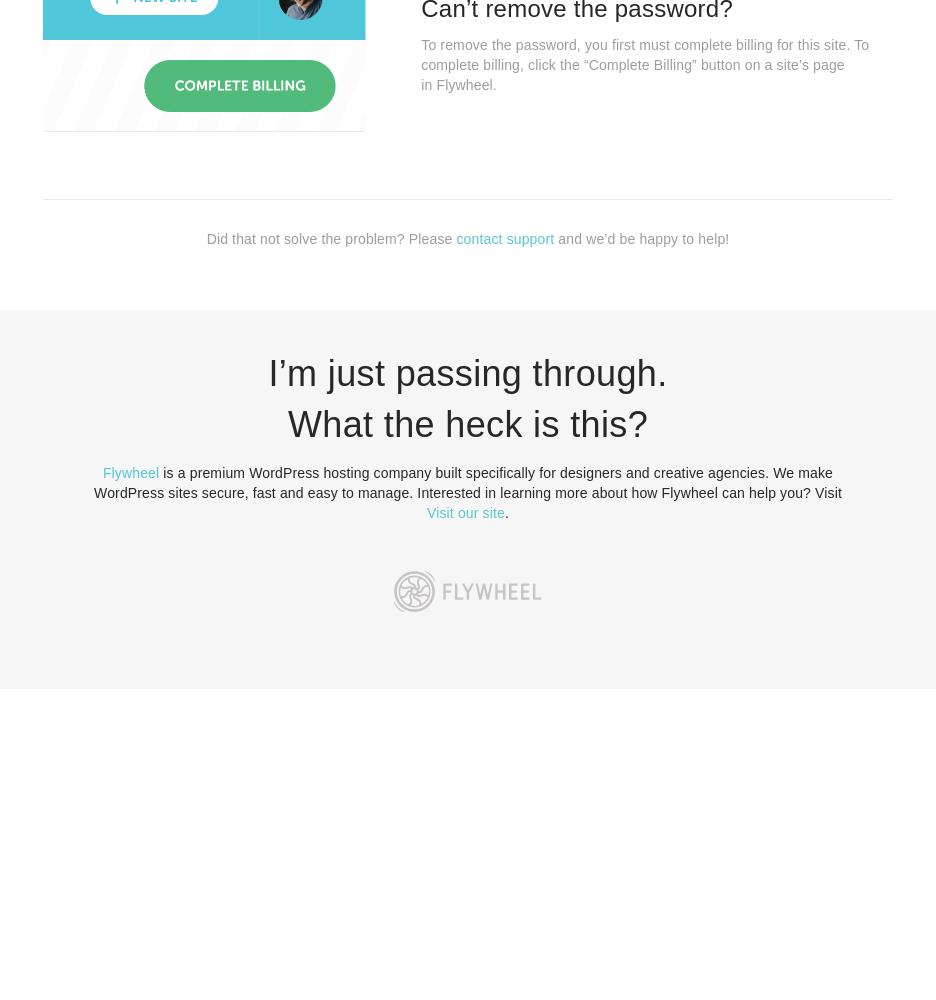 Image resolution: width=936 pixels, height=1000 pixels. Describe the element at coordinates (420, 64) in the screenshot. I see `'To remove the password, you first must complete billing for this site. To complete billing, click the “Complete Billing” button on a site’s page in Flywheel.'` at that location.